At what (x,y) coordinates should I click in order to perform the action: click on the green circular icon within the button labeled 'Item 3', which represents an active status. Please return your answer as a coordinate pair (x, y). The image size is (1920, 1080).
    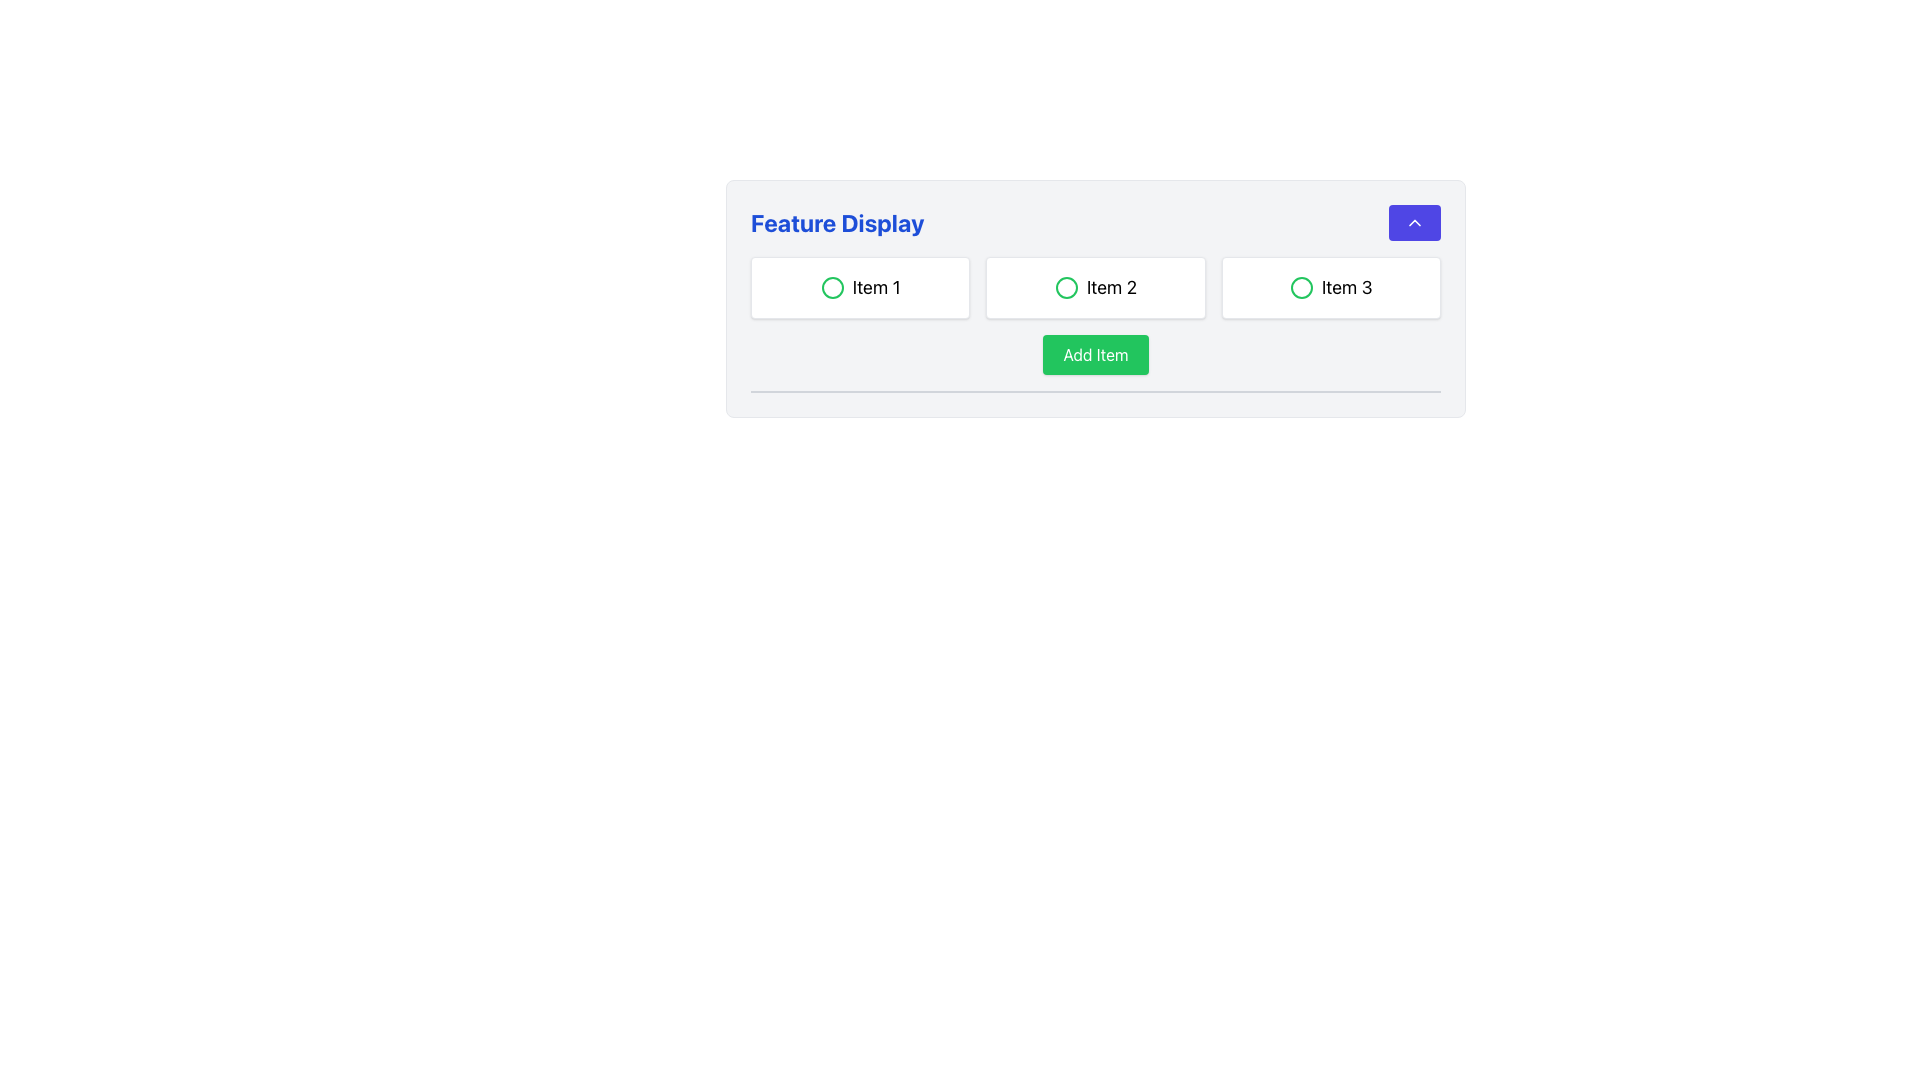
    Looking at the image, I should click on (1301, 288).